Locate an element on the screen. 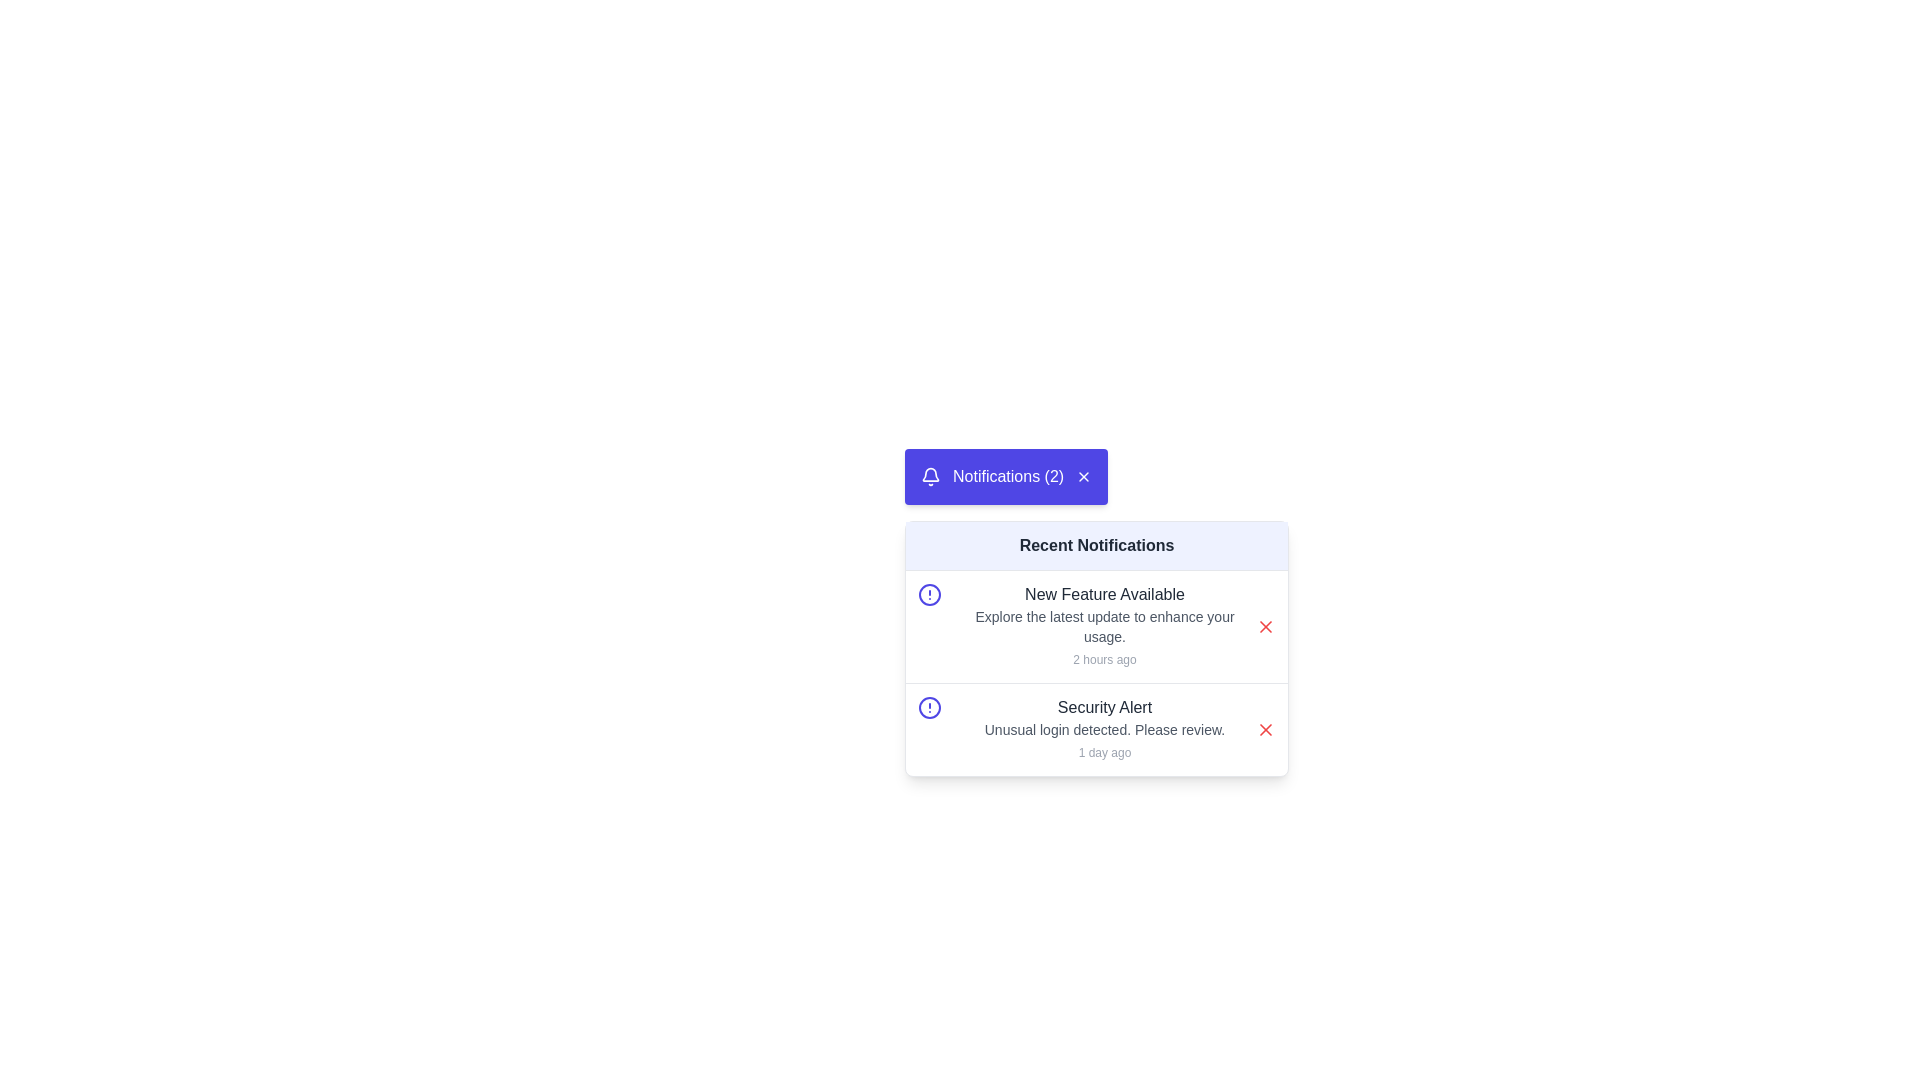 The width and height of the screenshot is (1920, 1080). the 'Security Alert' text label, which is the first line of text in the second notification card under the 'Notifications' button is located at coordinates (1103, 707).